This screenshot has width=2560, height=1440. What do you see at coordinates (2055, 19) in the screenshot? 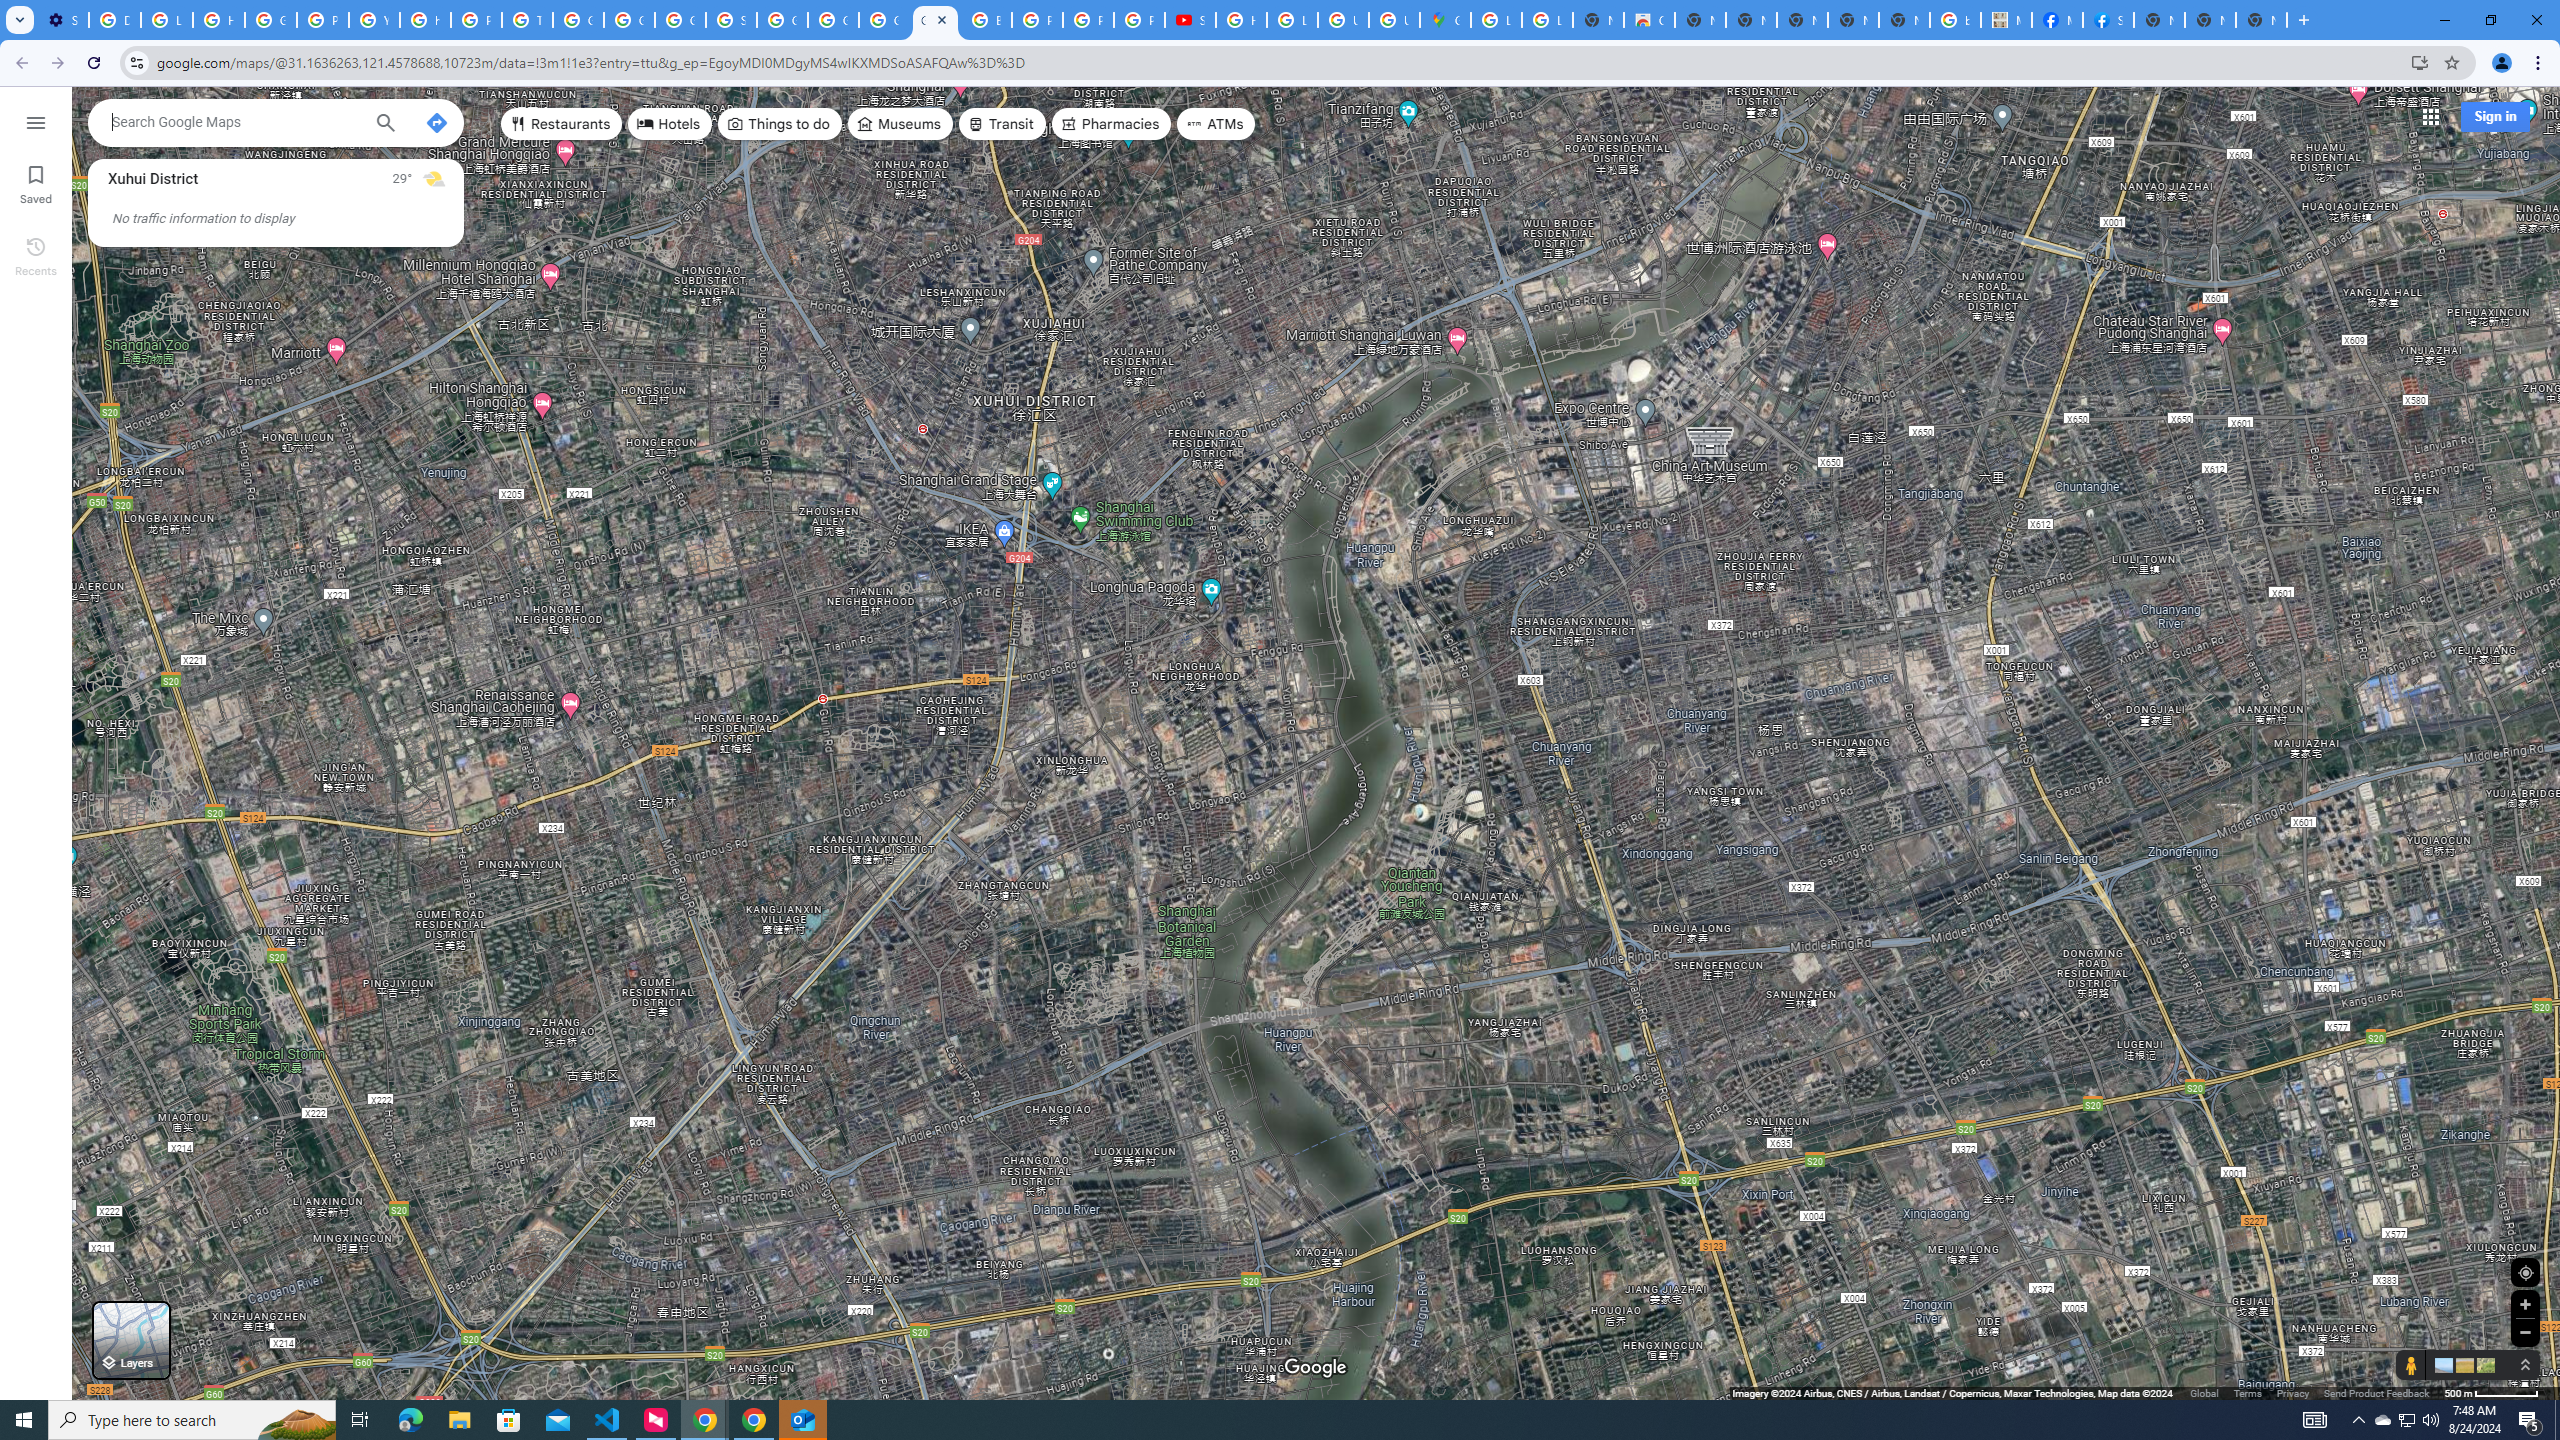
I see `'Miley Cyrus | Facebook'` at bounding box center [2055, 19].